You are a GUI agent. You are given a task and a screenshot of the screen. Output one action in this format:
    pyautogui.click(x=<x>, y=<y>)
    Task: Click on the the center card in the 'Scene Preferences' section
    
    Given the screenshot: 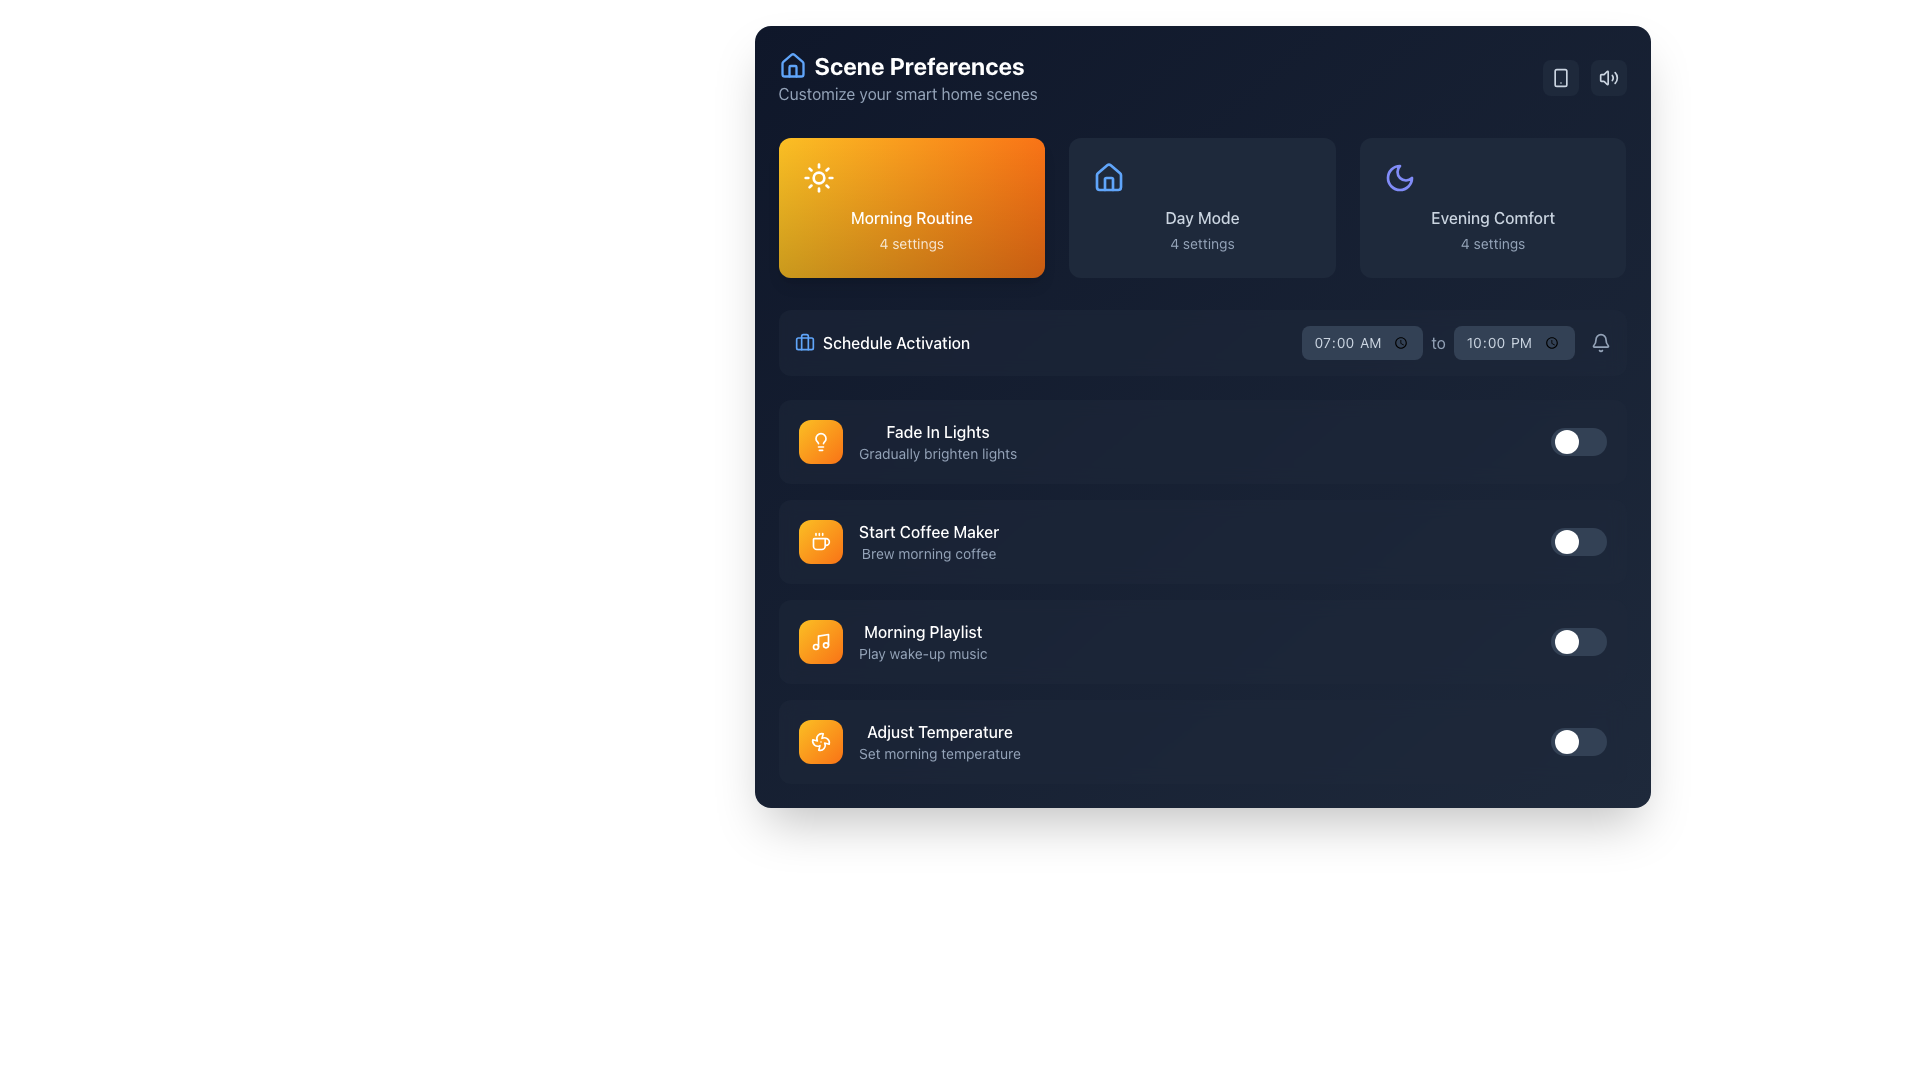 What is the action you would take?
    pyautogui.click(x=1201, y=208)
    